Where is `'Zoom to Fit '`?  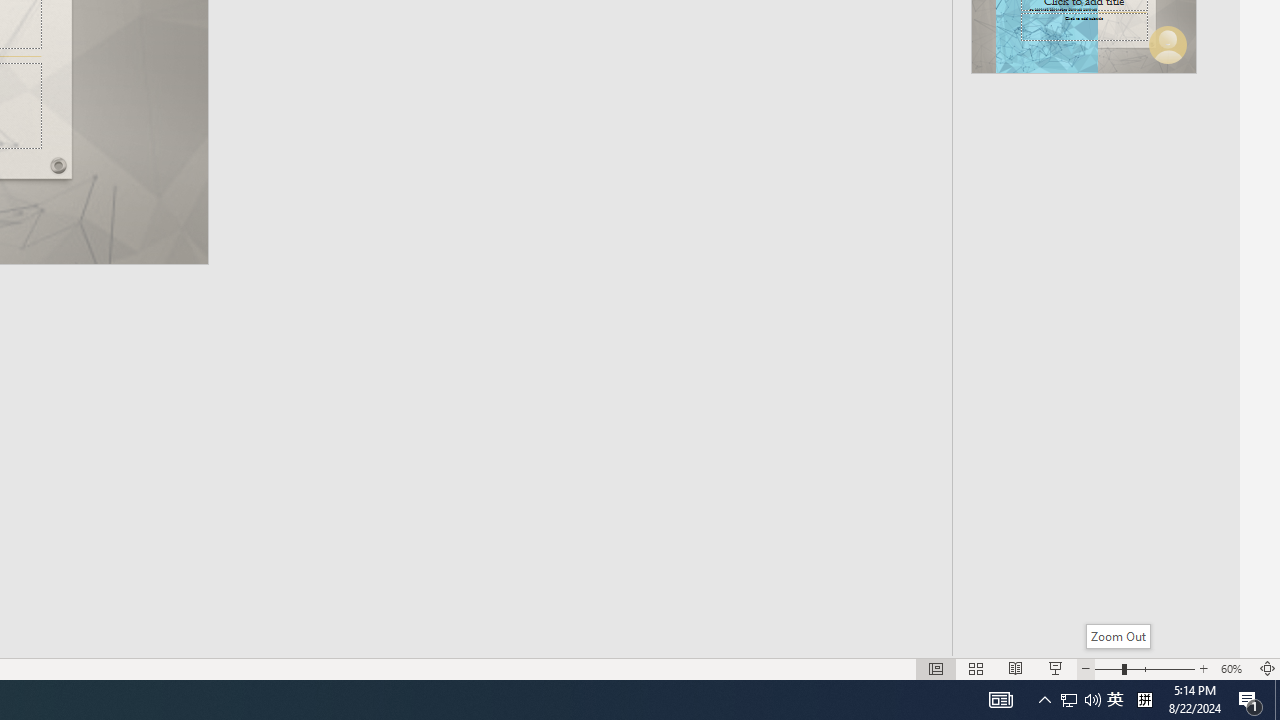 'Zoom to Fit ' is located at coordinates (1266, 669).